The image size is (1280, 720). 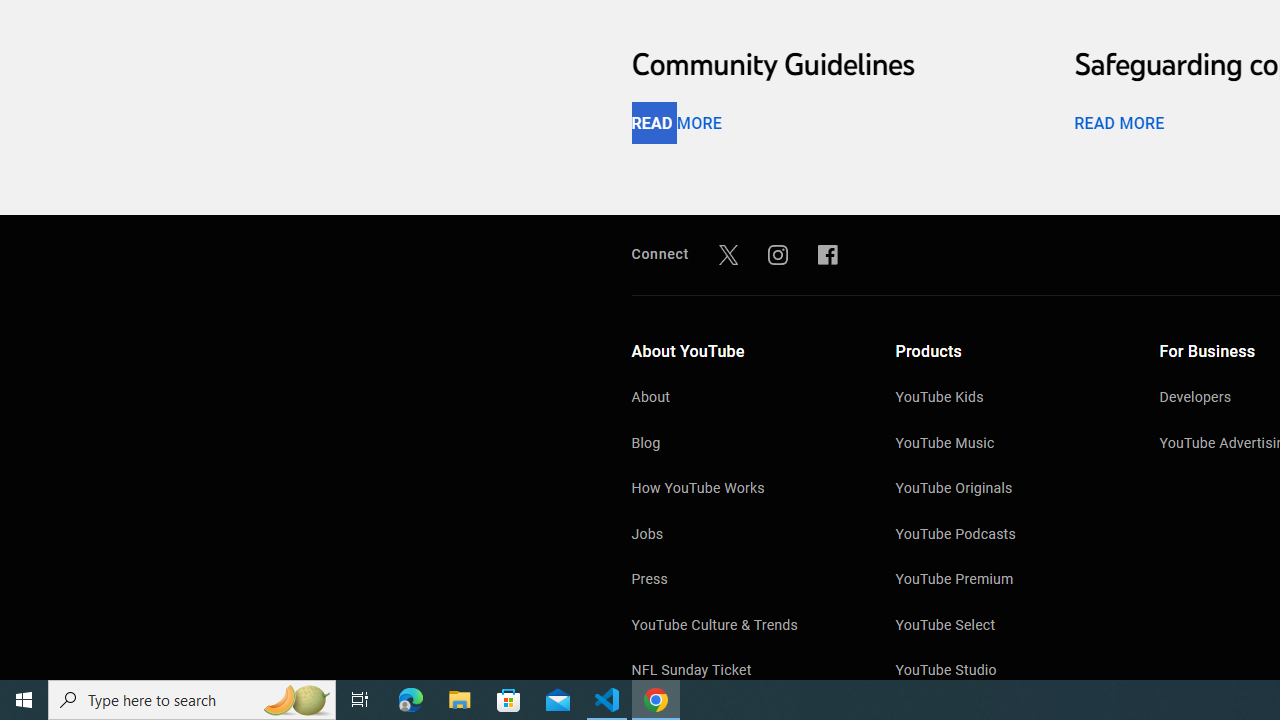 What do you see at coordinates (742, 672) in the screenshot?
I see `'NFL Sunday Ticket'` at bounding box center [742, 672].